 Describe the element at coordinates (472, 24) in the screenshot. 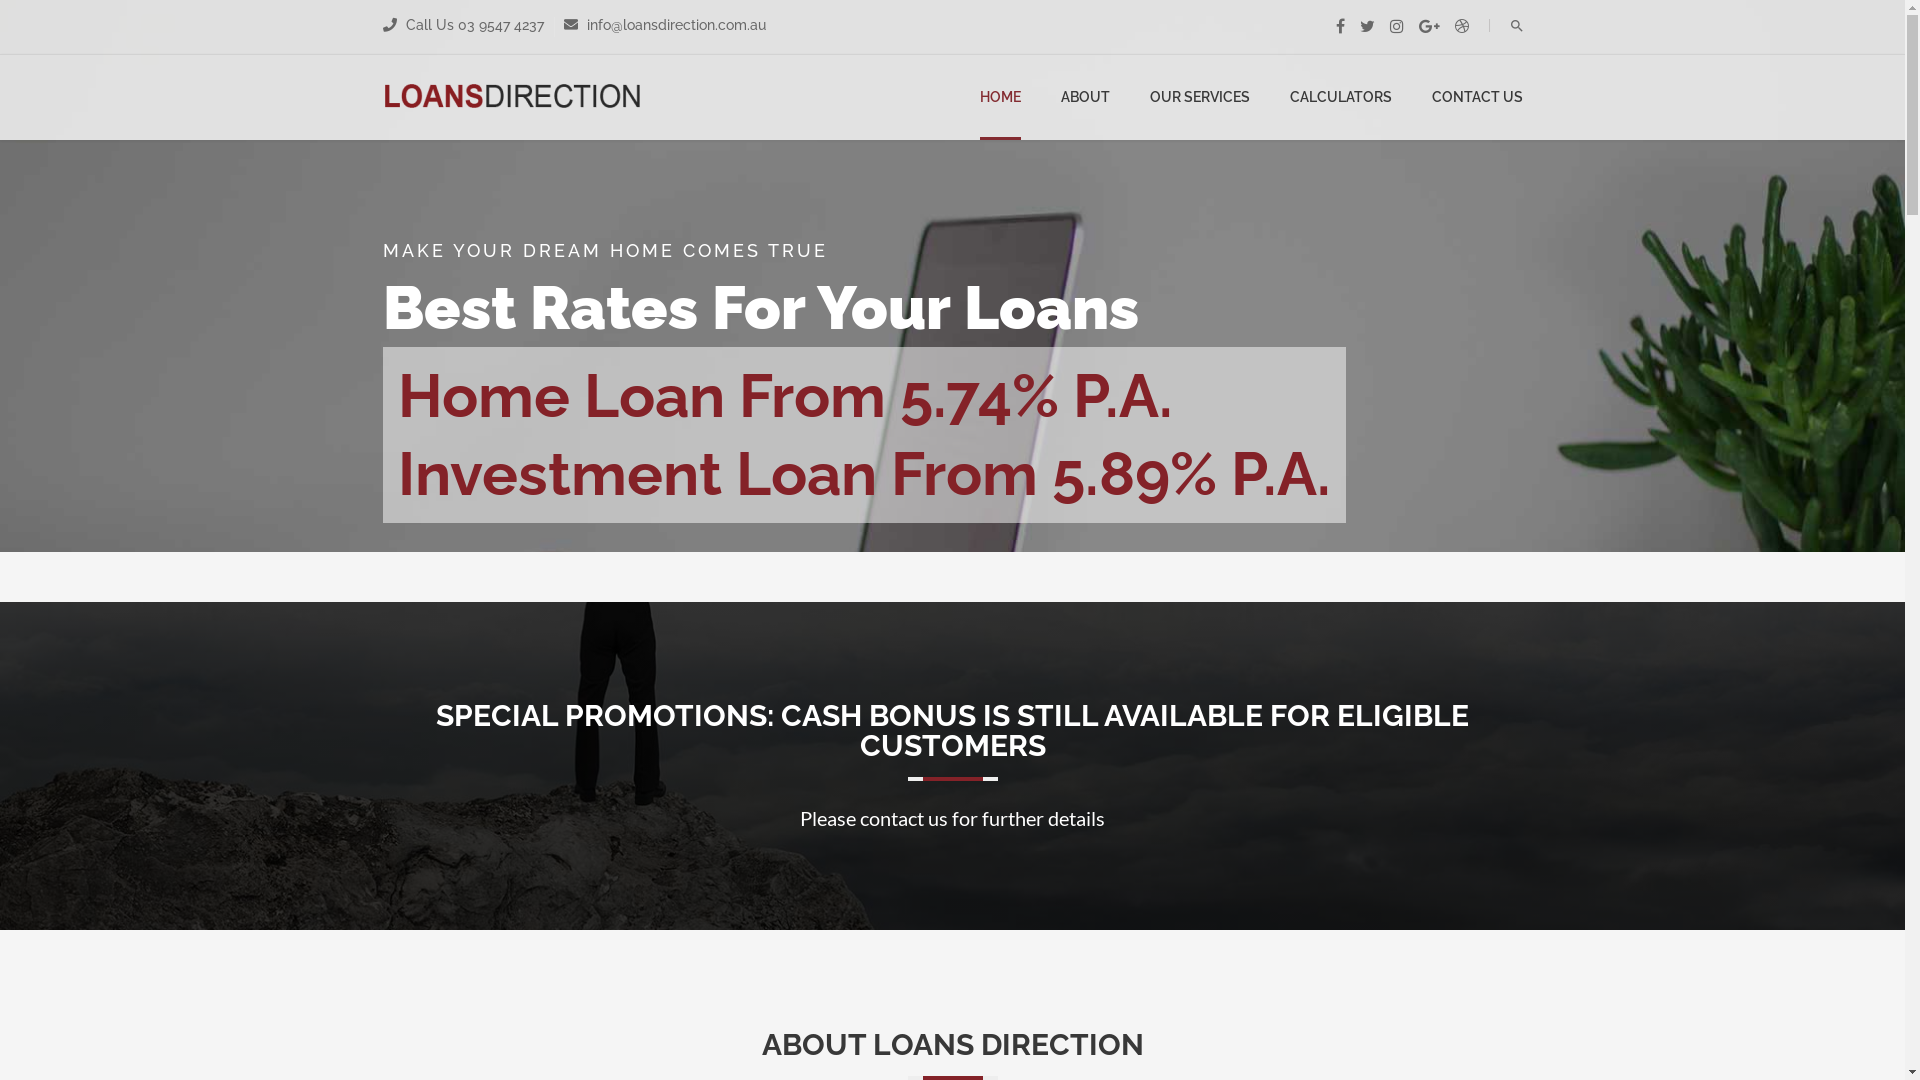

I see `'Call Us 03 9547 4237'` at that location.